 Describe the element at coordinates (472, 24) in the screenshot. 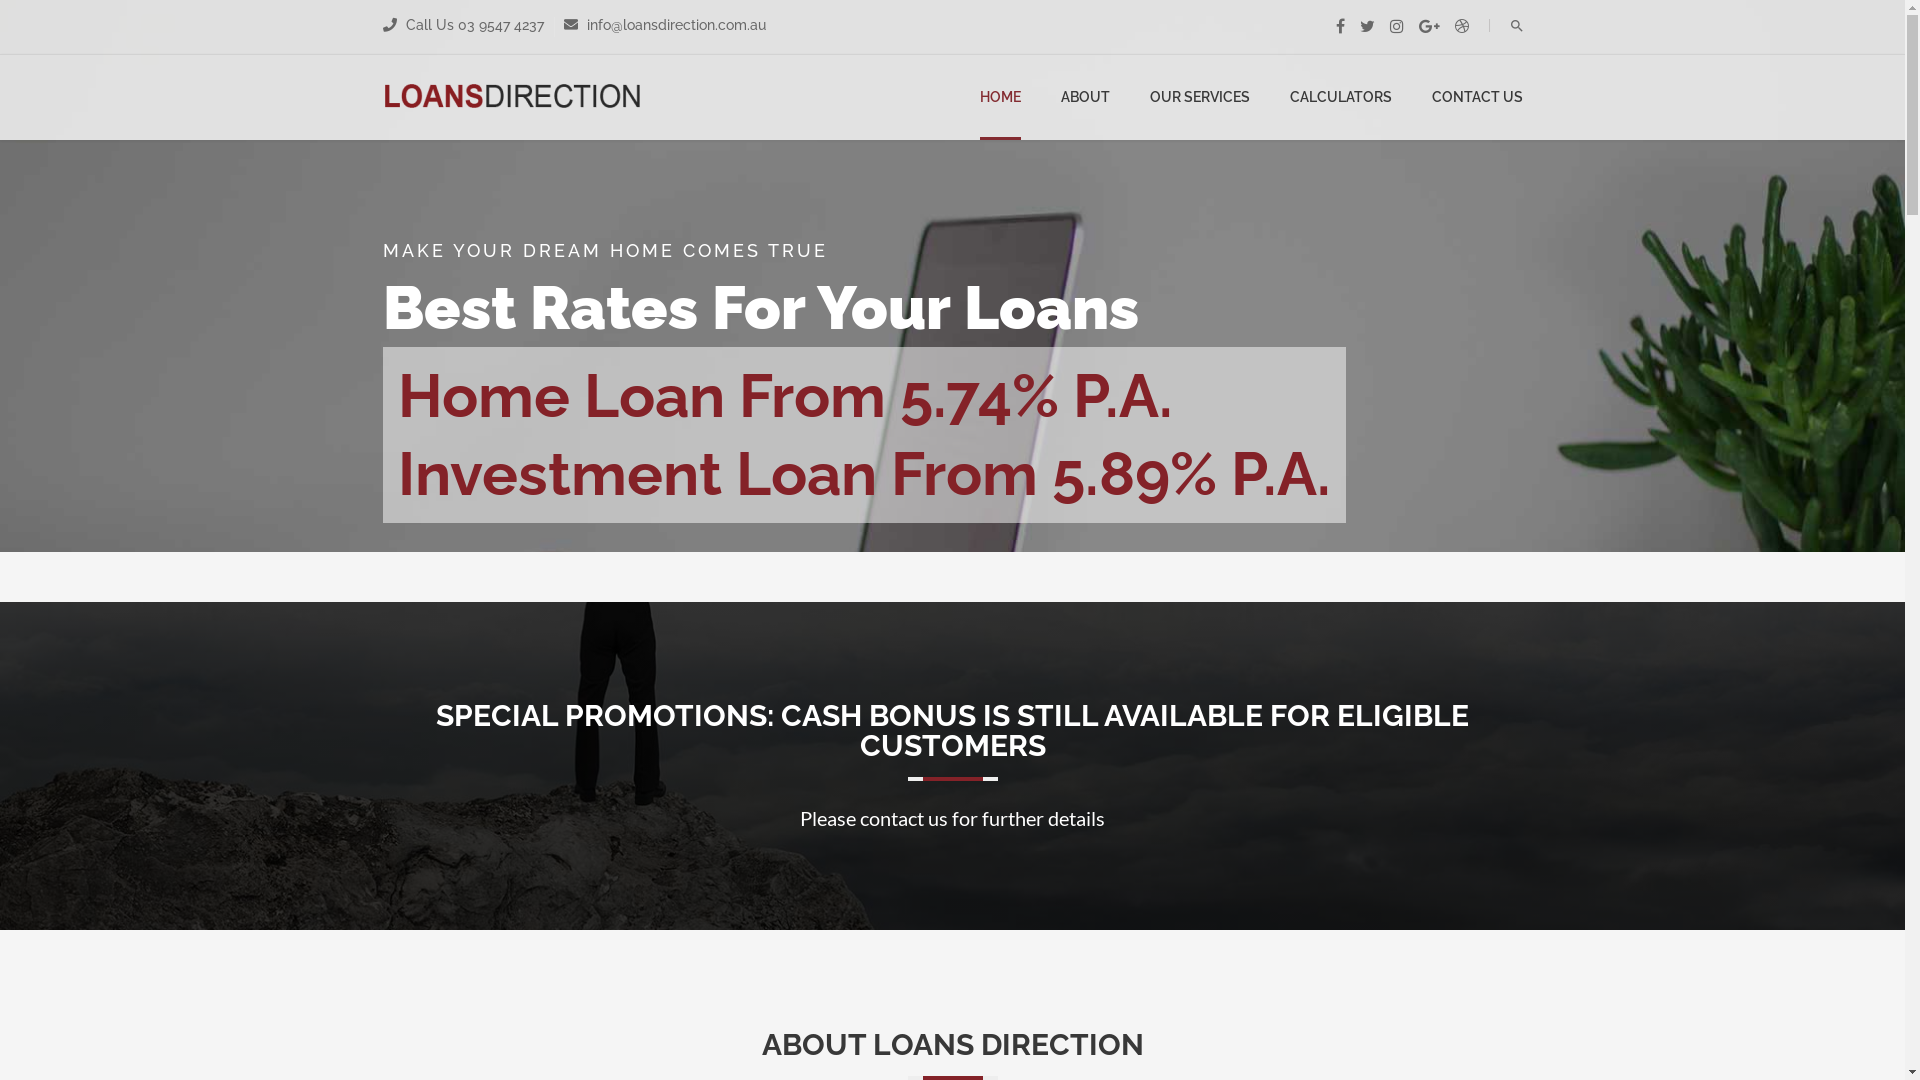

I see `'Call Us 03 9547 4237'` at that location.